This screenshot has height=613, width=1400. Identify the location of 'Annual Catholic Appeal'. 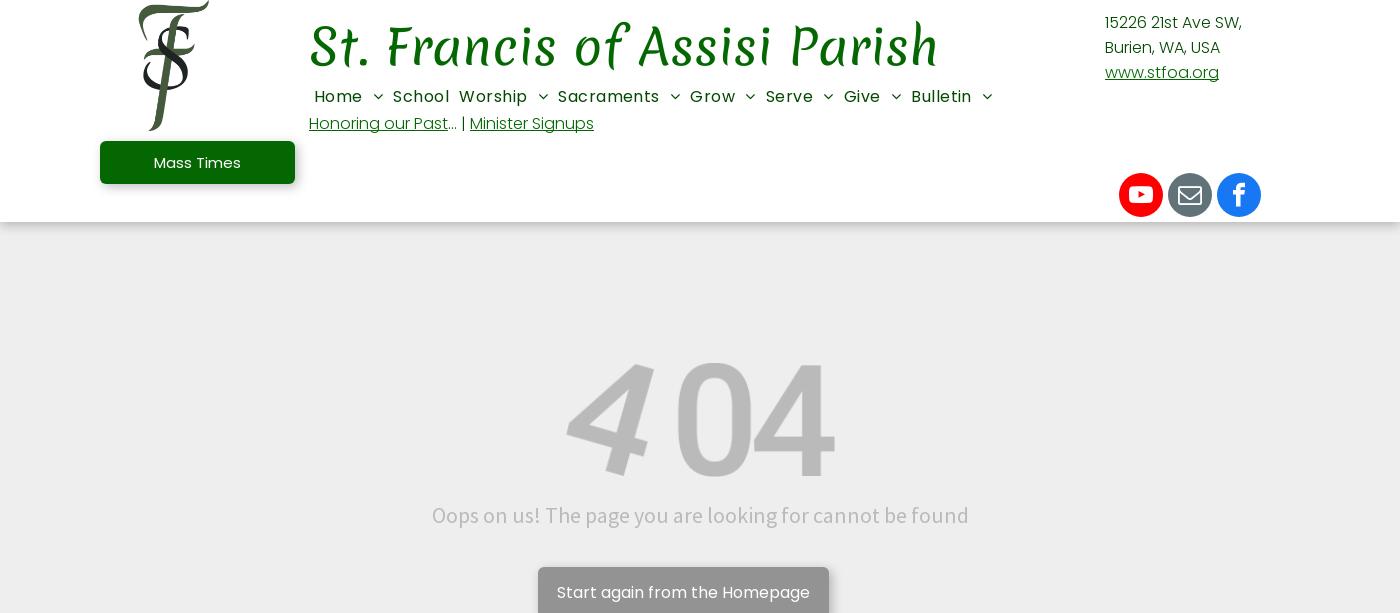
(951, 180).